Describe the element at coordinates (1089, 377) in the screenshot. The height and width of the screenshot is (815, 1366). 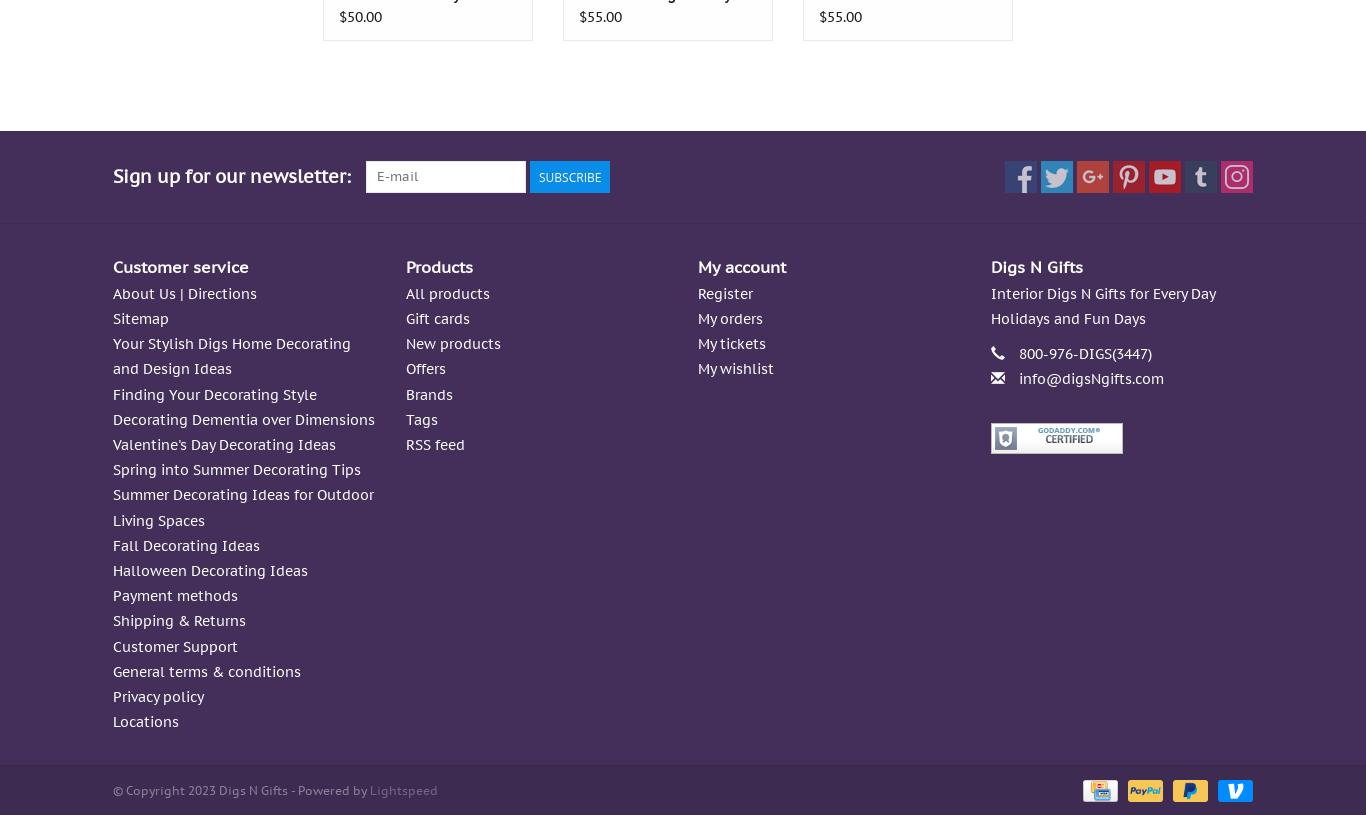
I see `'info@digsNgifts.com'` at that location.